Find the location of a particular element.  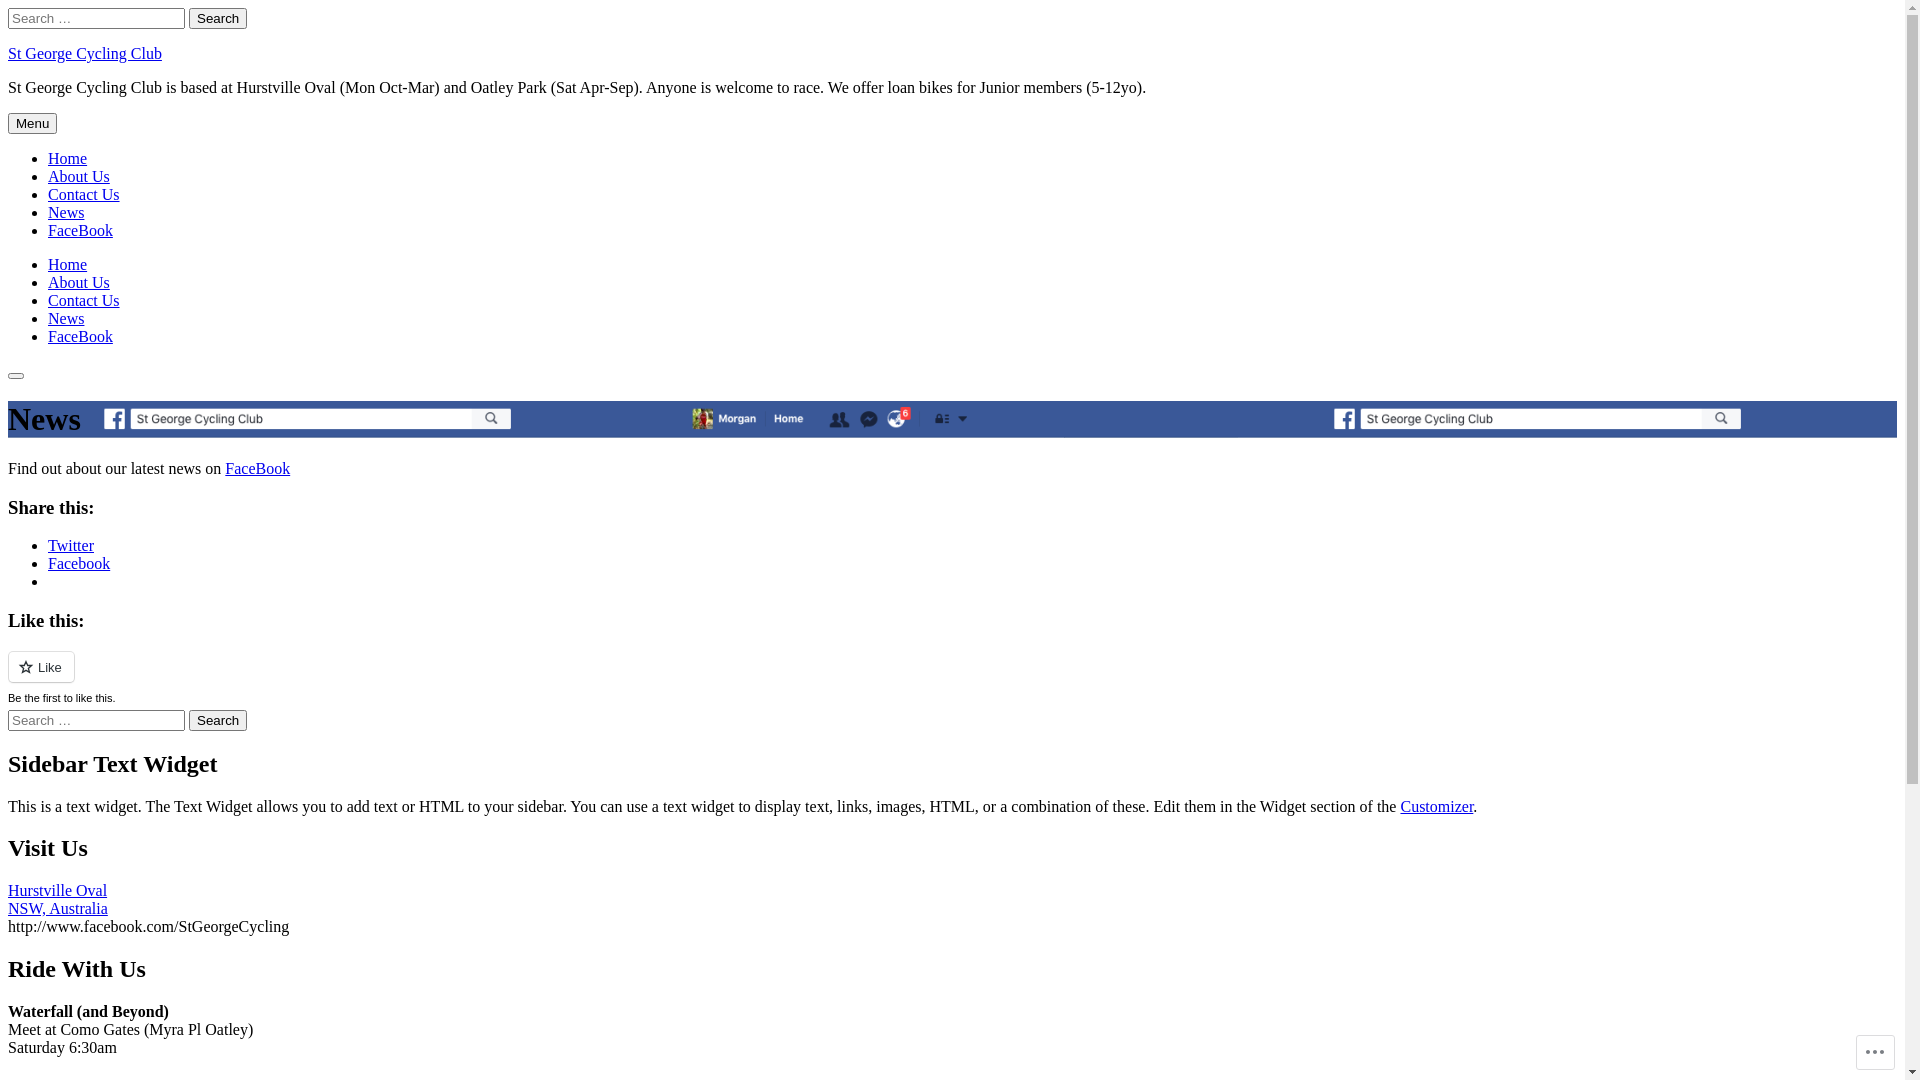

'Skip to content' is located at coordinates (7, 7).